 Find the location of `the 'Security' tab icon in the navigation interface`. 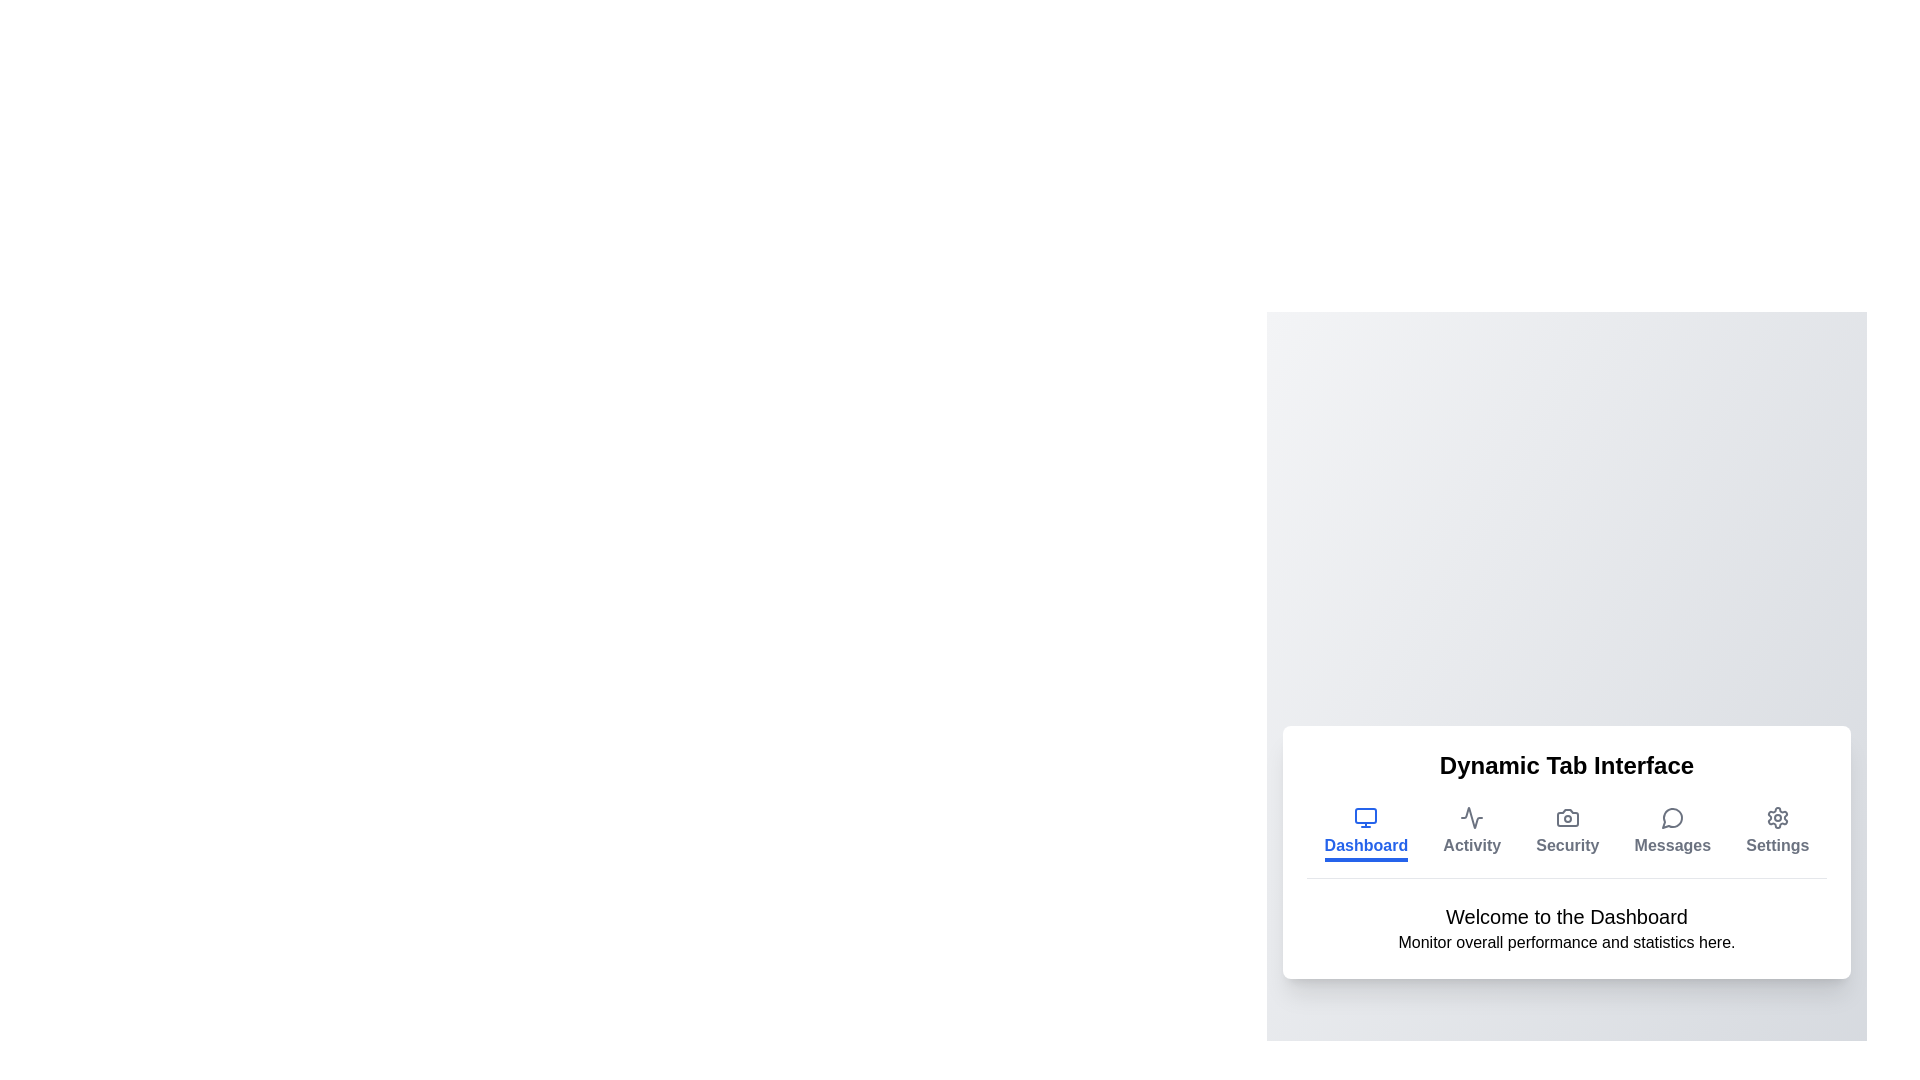

the 'Security' tab icon in the navigation interface is located at coordinates (1566, 817).